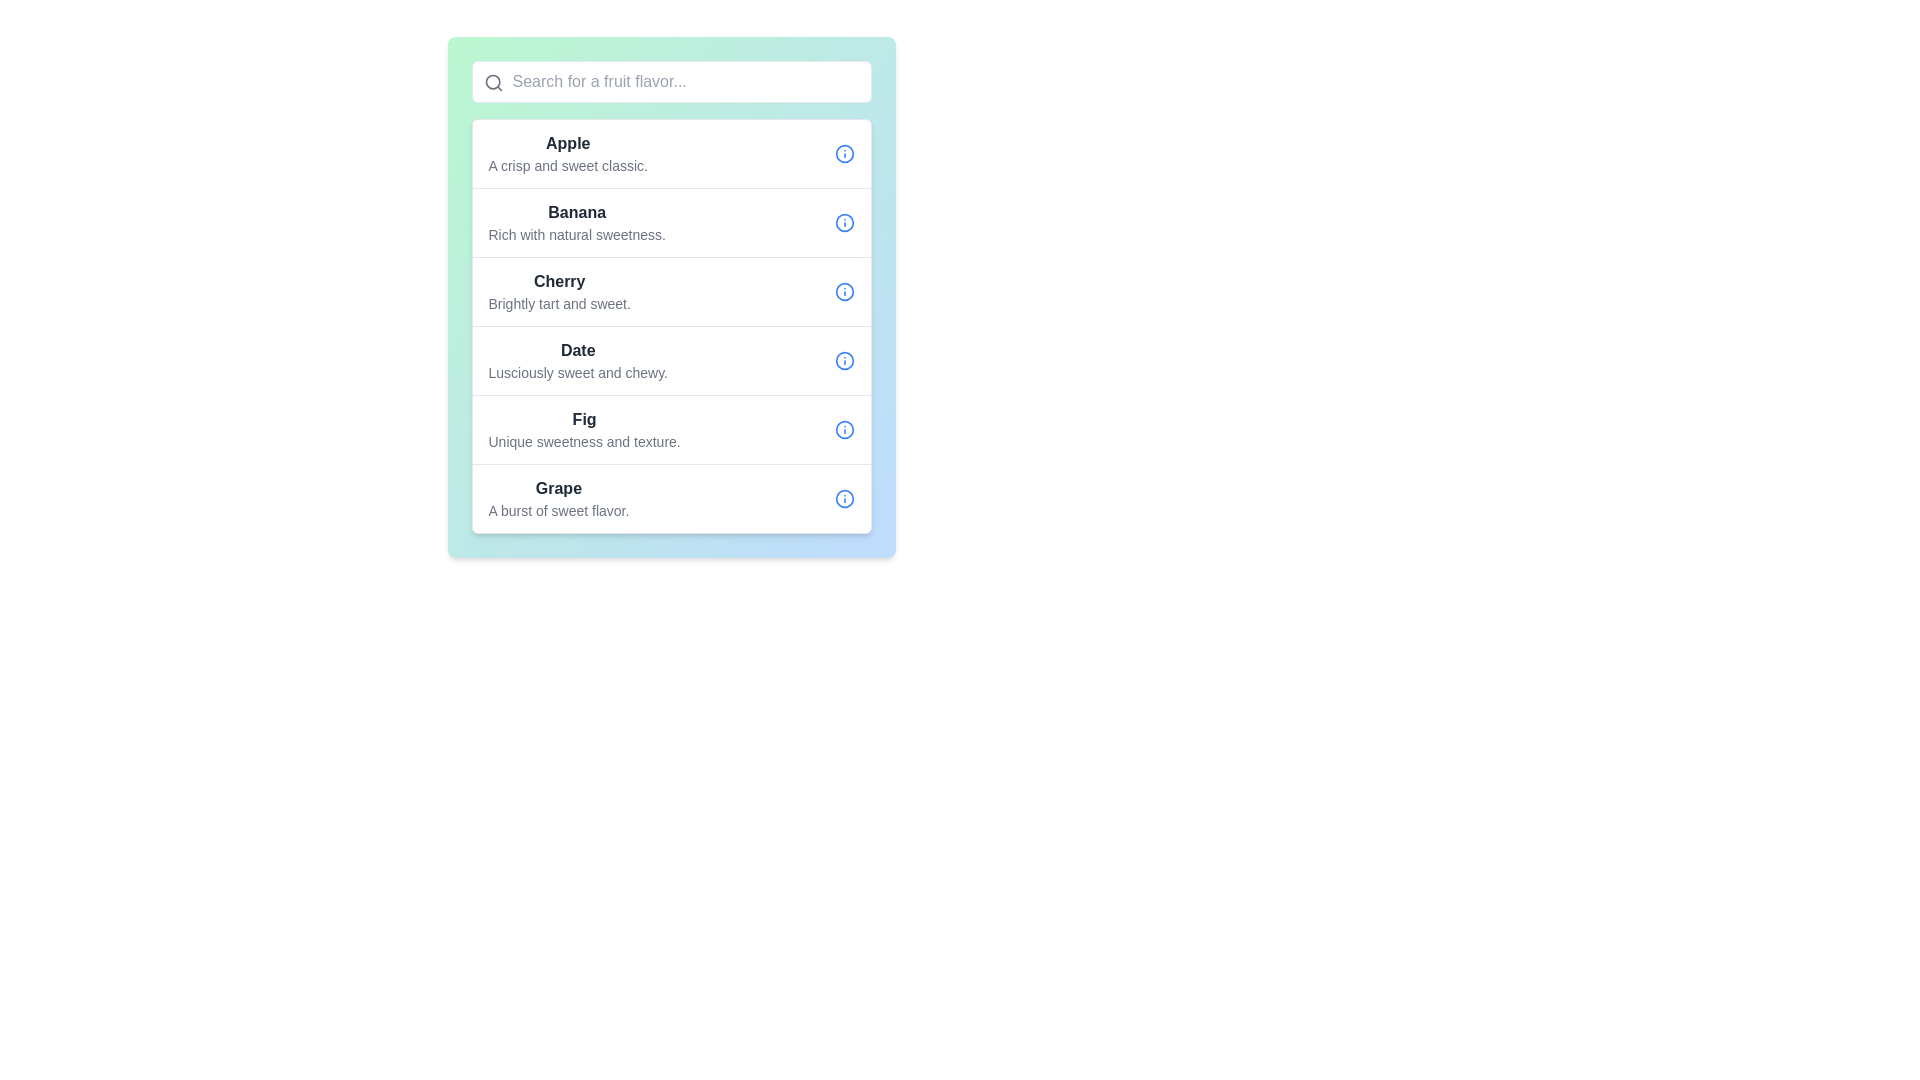 The width and height of the screenshot is (1920, 1080). Describe the element at coordinates (492, 81) in the screenshot. I see `the decorative SVG circle element that symbolizes the search functionality of the input bar, located in the upper-left corner of the input bar` at that location.